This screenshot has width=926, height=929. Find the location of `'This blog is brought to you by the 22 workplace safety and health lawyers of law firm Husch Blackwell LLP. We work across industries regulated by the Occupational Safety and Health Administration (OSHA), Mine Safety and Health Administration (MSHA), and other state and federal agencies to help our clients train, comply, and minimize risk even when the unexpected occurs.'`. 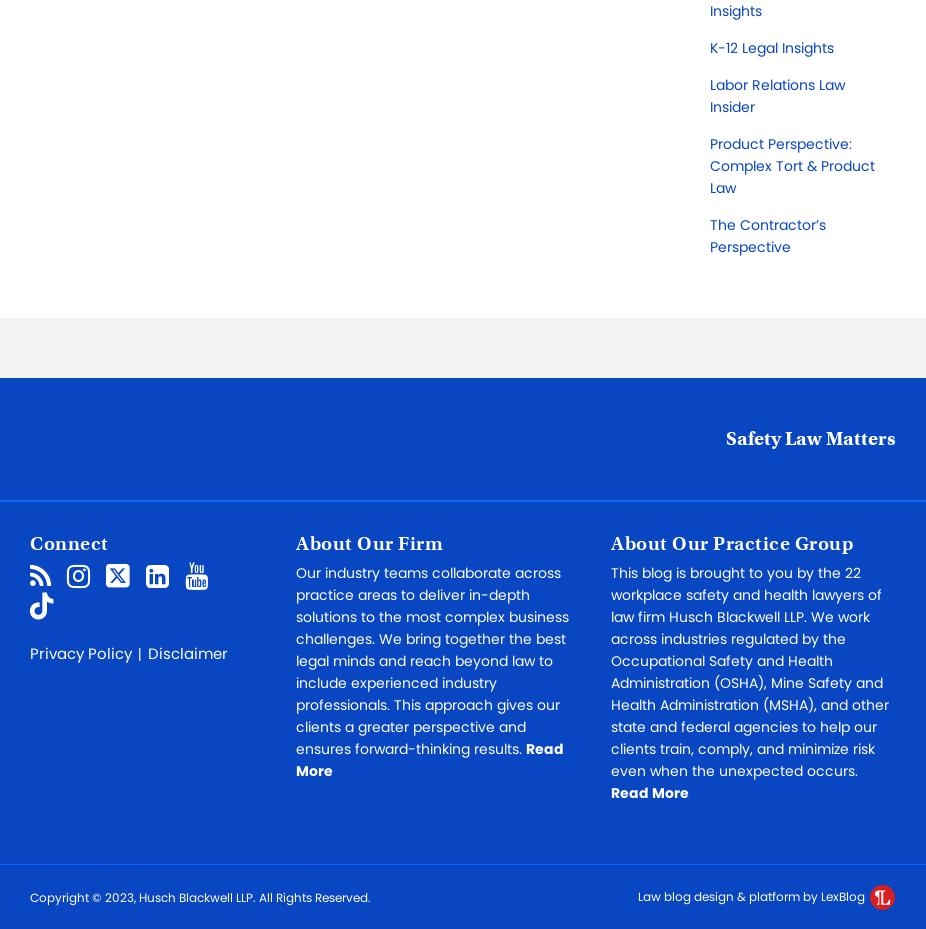

'This blog is brought to you by the 22 workplace safety and health lawyers of law firm Husch Blackwell LLP. We work across industries regulated by the Occupational Safety and Health Administration (OSHA), Mine Safety and Health Administration (MSHA), and other state and federal agencies to help our clients train, comply, and minimize risk even when the unexpected occurs.' is located at coordinates (749, 672).